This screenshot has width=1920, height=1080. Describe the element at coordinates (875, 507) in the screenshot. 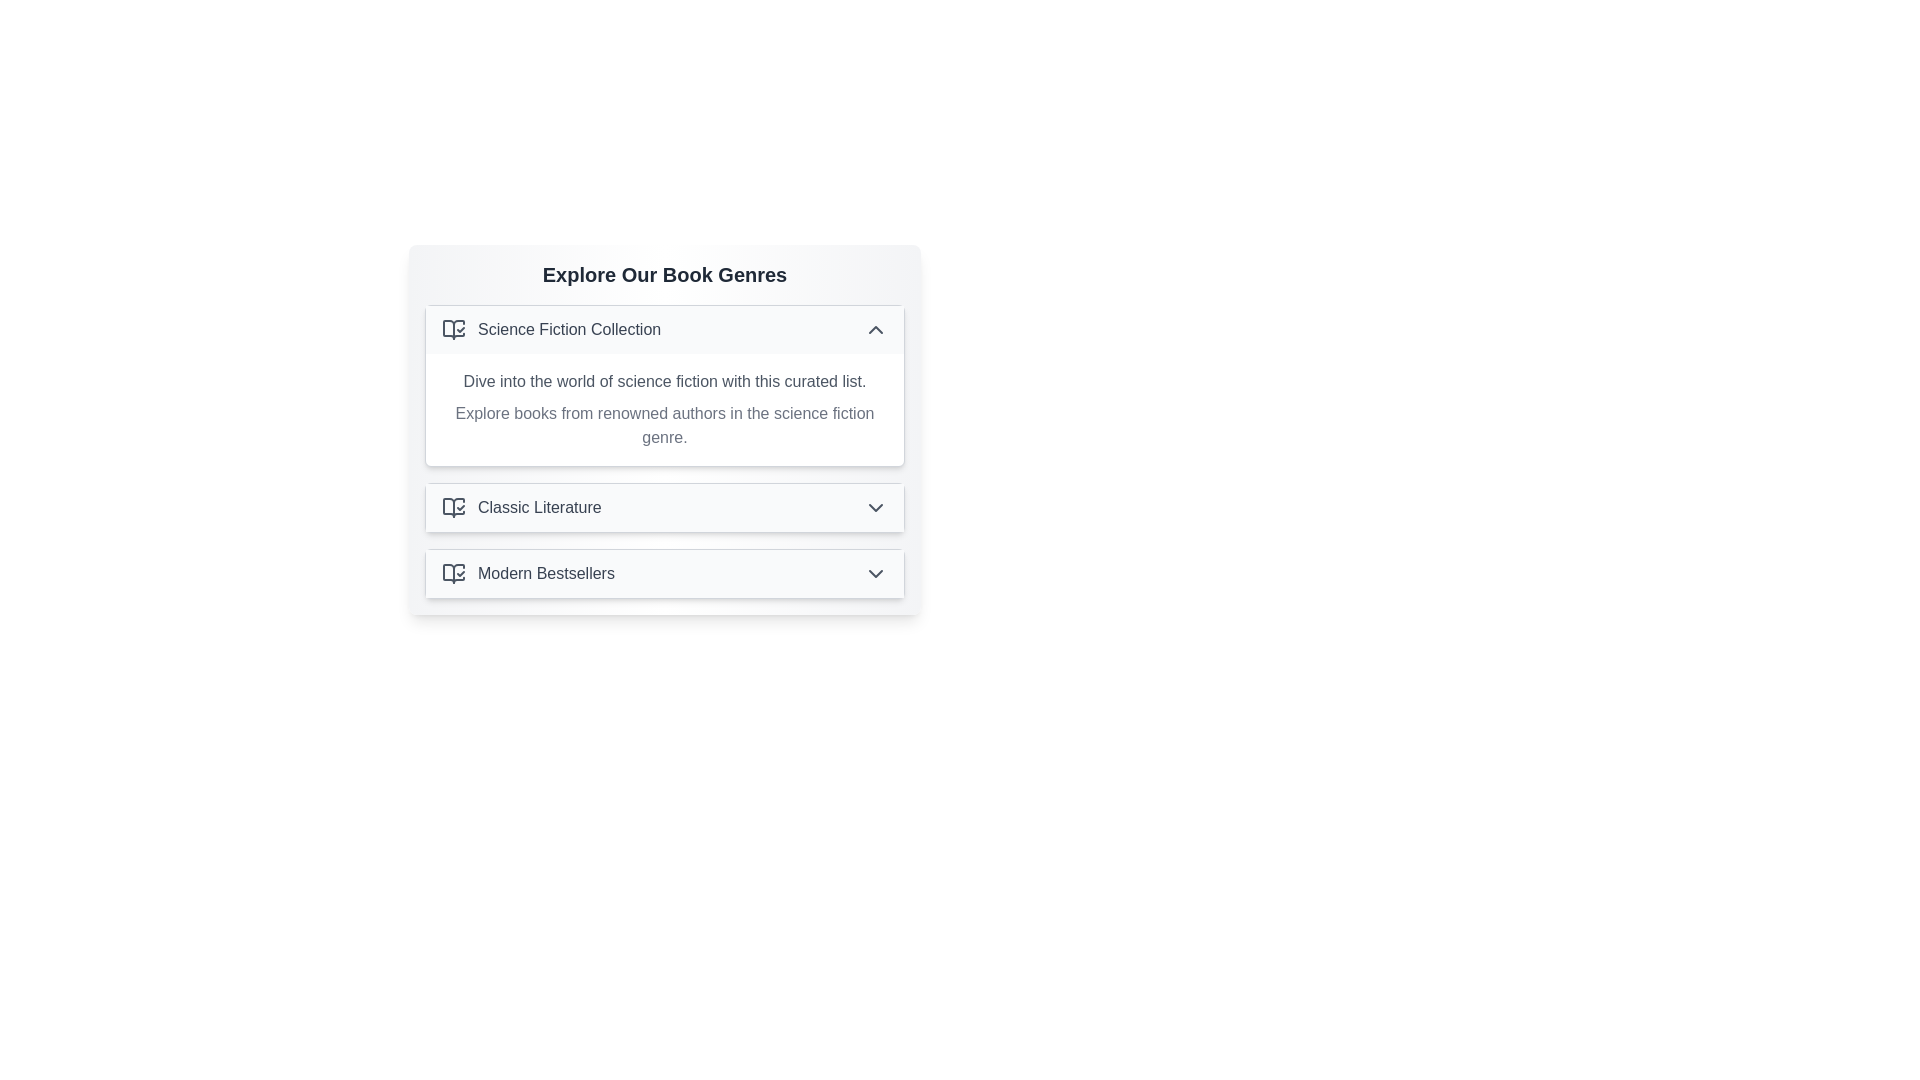

I see `the Dropdown indicator (Chevron Down Icon) located on the right side of the 'Classic Literature' section` at that location.